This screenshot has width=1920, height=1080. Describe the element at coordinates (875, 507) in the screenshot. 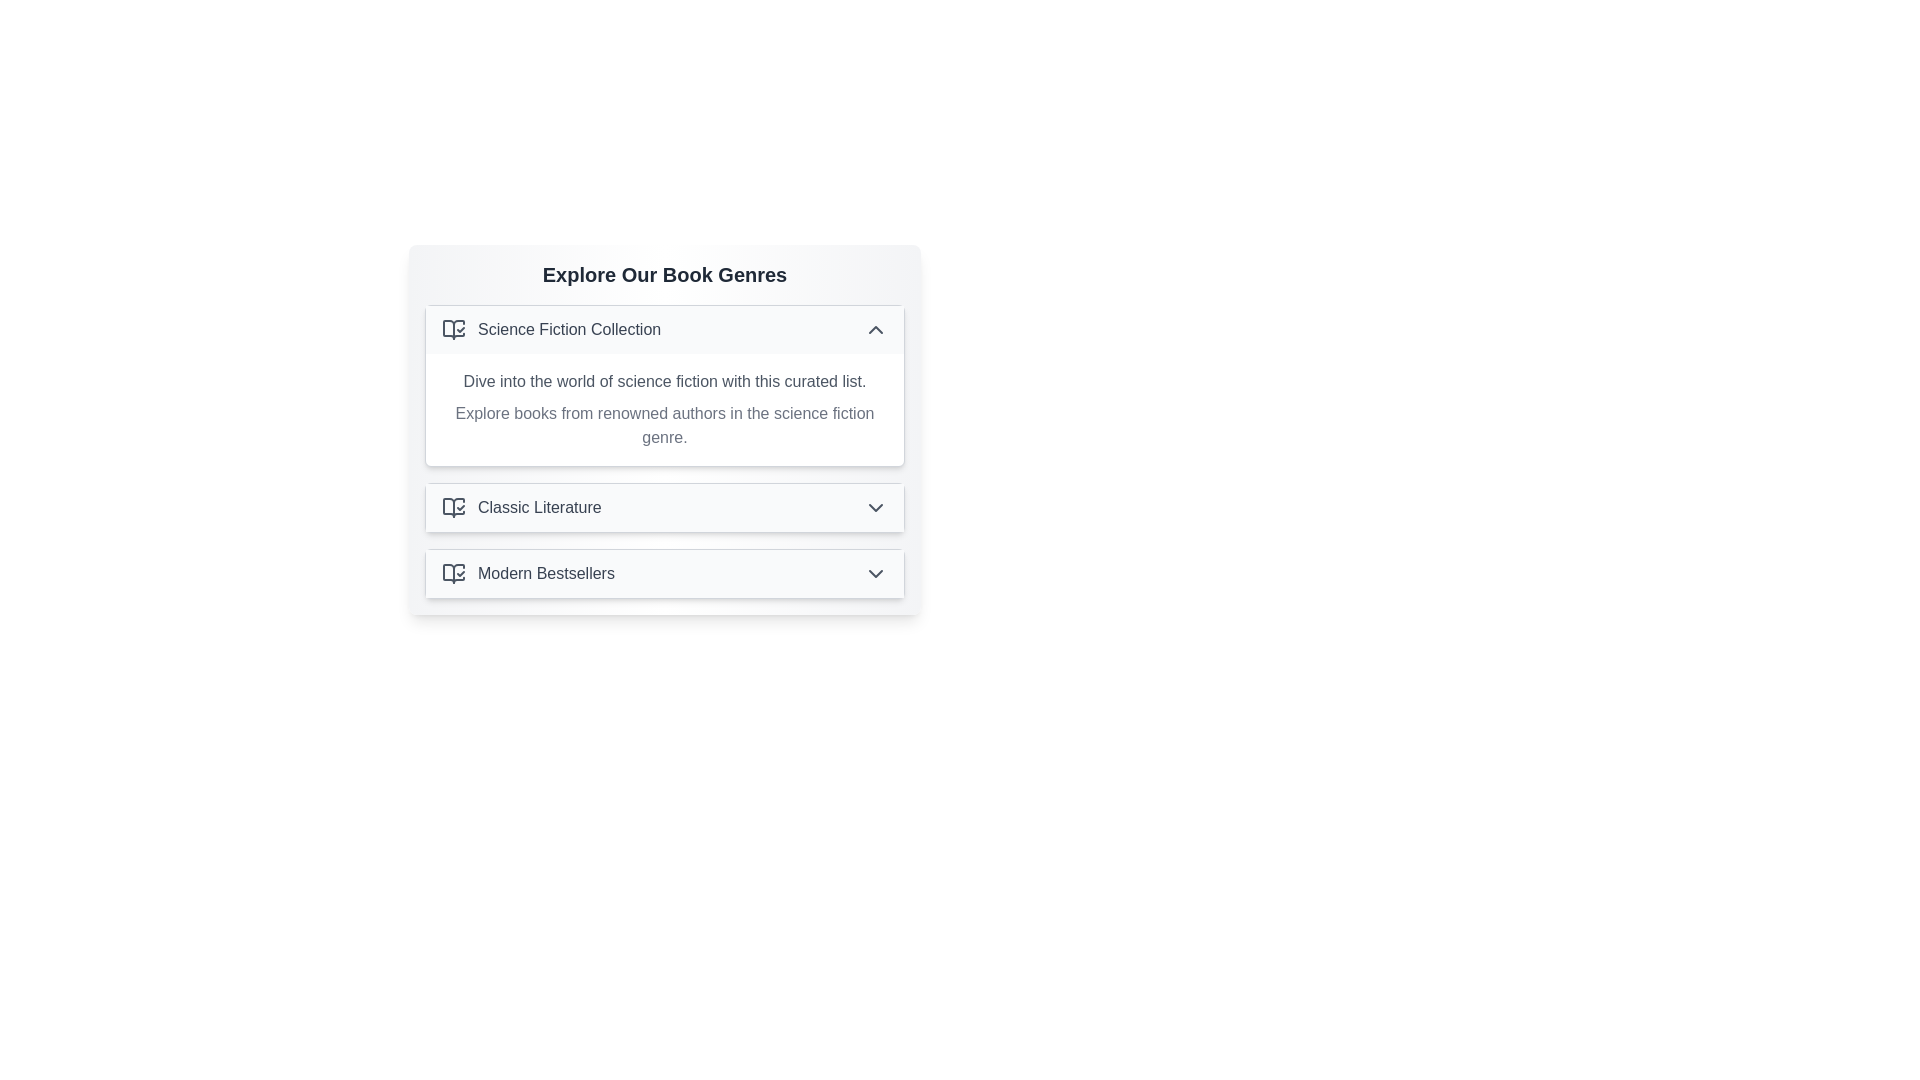

I see `the Dropdown indicator (Chevron Down Icon) located on the right side of the 'Classic Literature' section` at that location.